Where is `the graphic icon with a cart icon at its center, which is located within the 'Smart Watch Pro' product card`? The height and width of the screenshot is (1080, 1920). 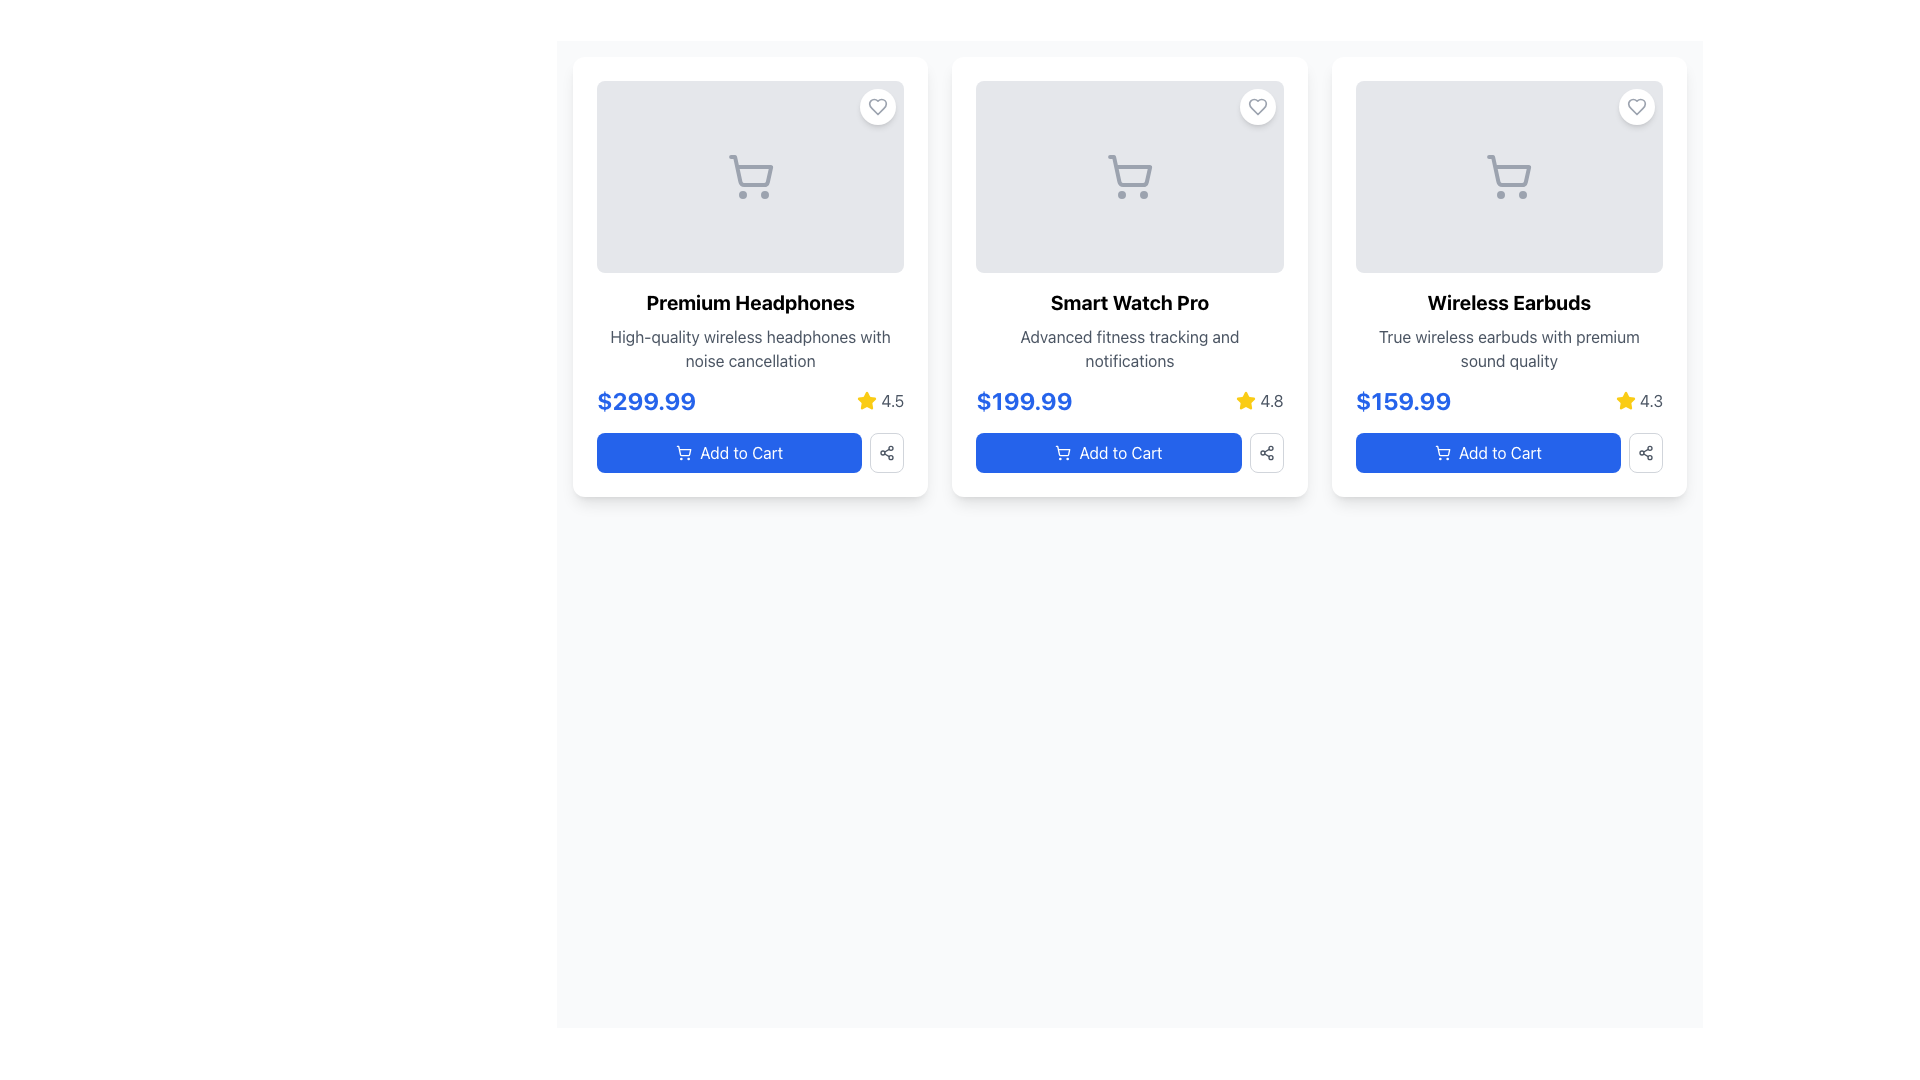 the graphic icon with a cart icon at its center, which is located within the 'Smart Watch Pro' product card is located at coordinates (1129, 176).